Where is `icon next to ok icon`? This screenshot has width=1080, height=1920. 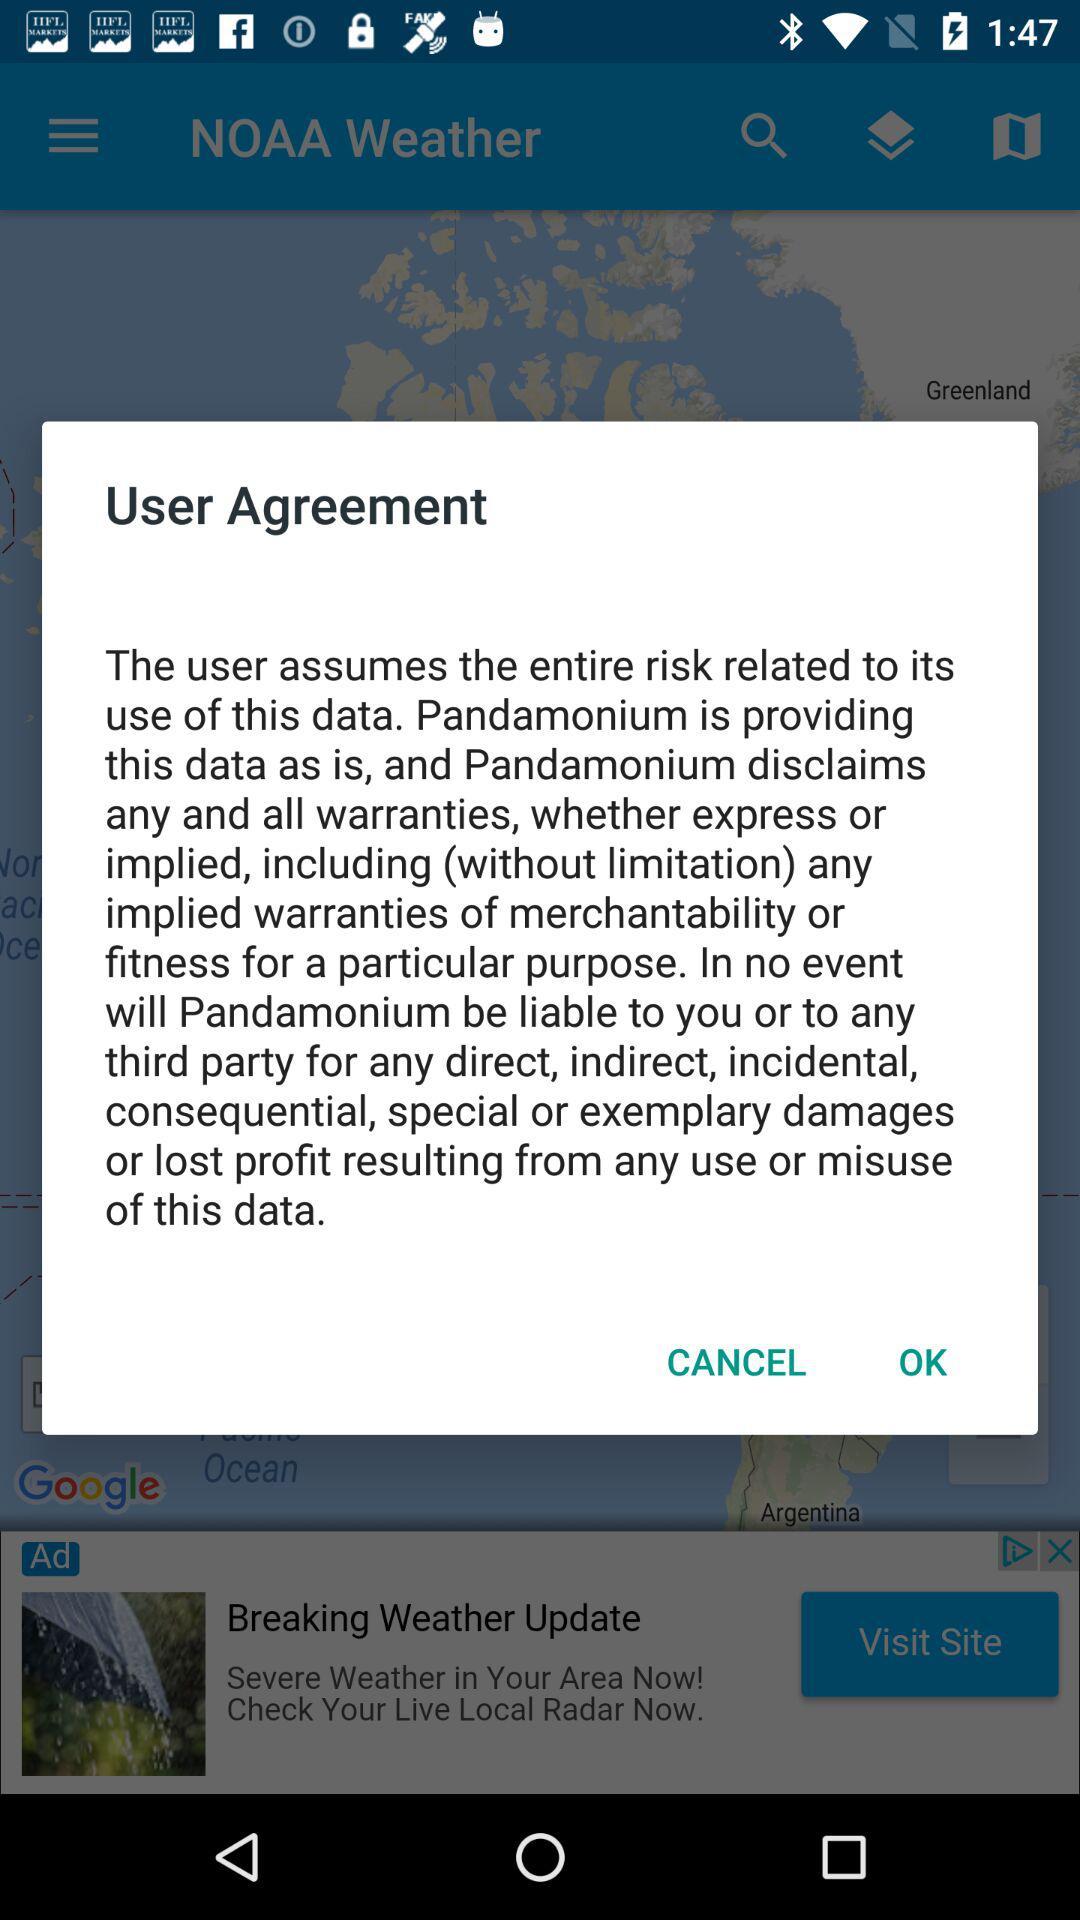 icon next to ok icon is located at coordinates (736, 1360).